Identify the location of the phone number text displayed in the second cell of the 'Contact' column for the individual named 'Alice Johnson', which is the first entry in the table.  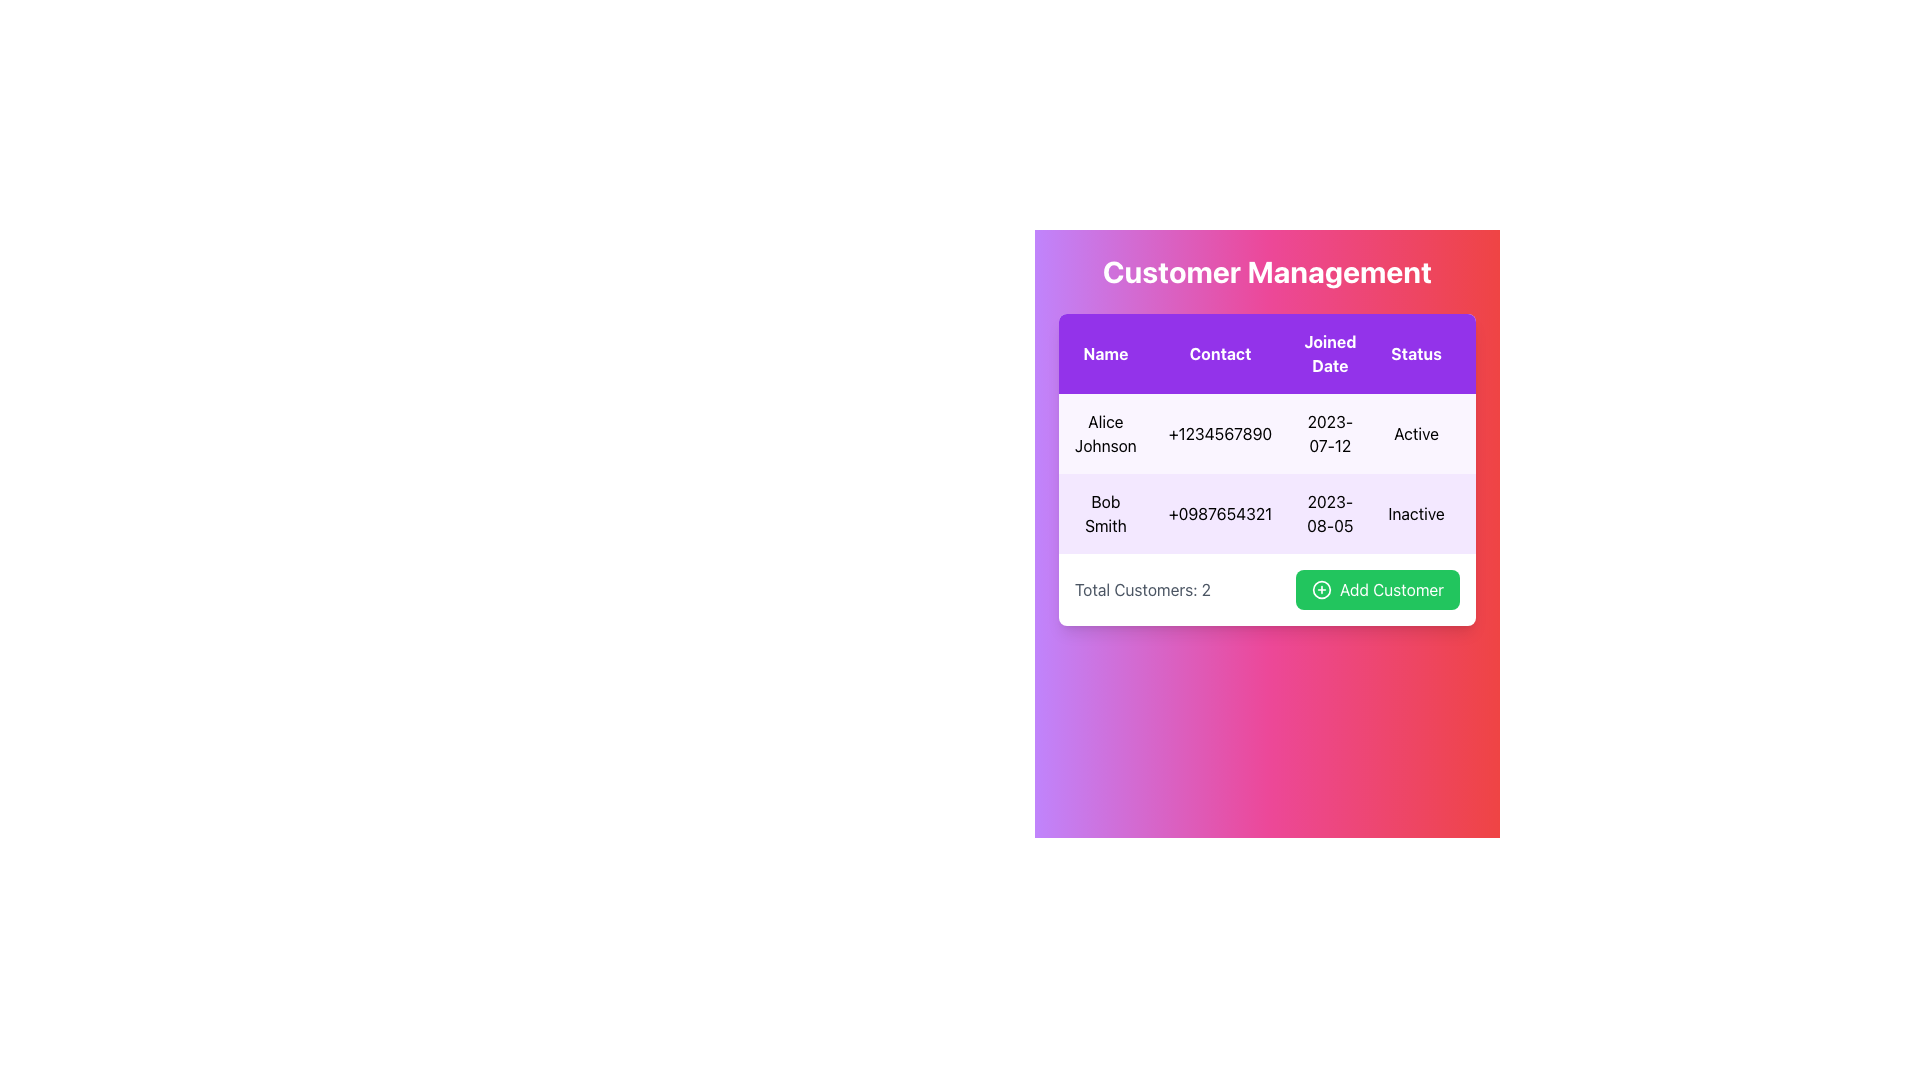
(1219, 433).